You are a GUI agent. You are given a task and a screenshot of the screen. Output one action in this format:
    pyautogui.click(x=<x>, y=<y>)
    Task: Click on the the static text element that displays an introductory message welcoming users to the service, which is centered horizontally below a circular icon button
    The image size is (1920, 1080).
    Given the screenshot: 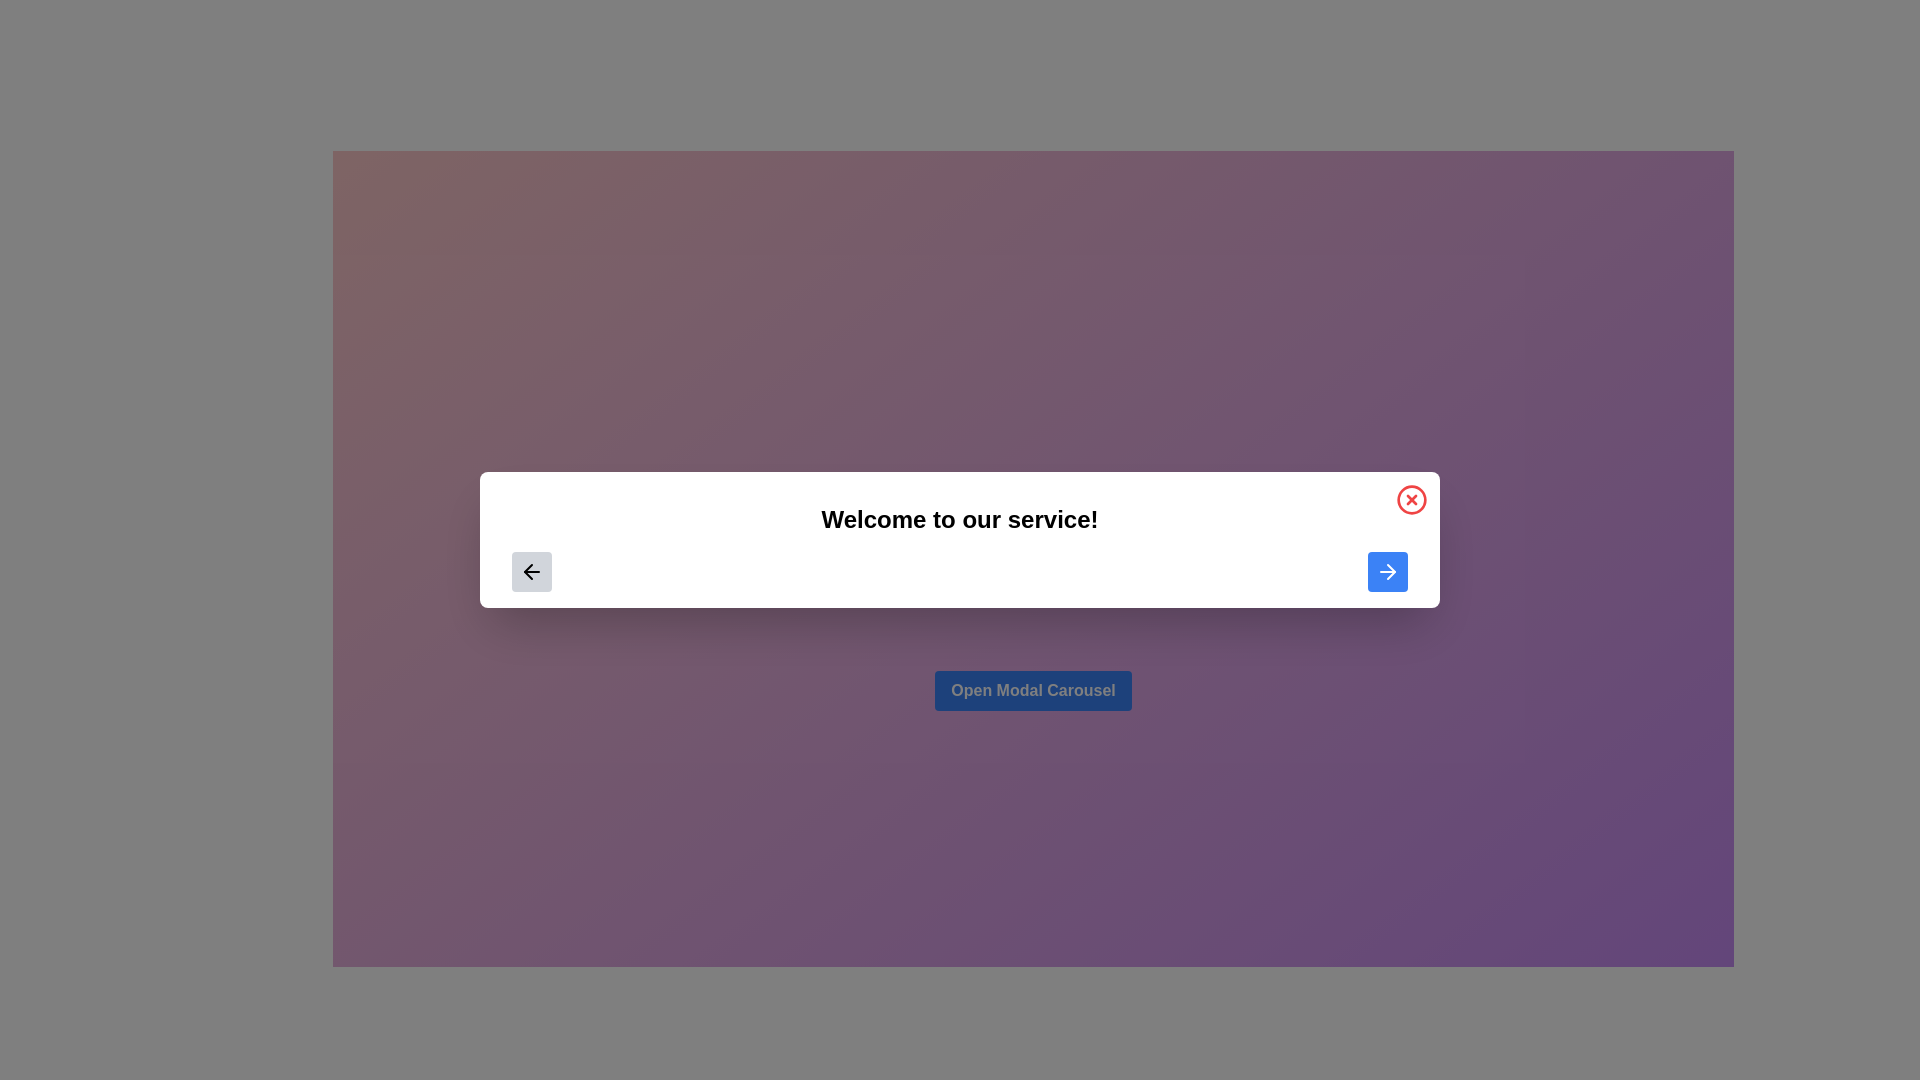 What is the action you would take?
    pyautogui.click(x=960, y=519)
    